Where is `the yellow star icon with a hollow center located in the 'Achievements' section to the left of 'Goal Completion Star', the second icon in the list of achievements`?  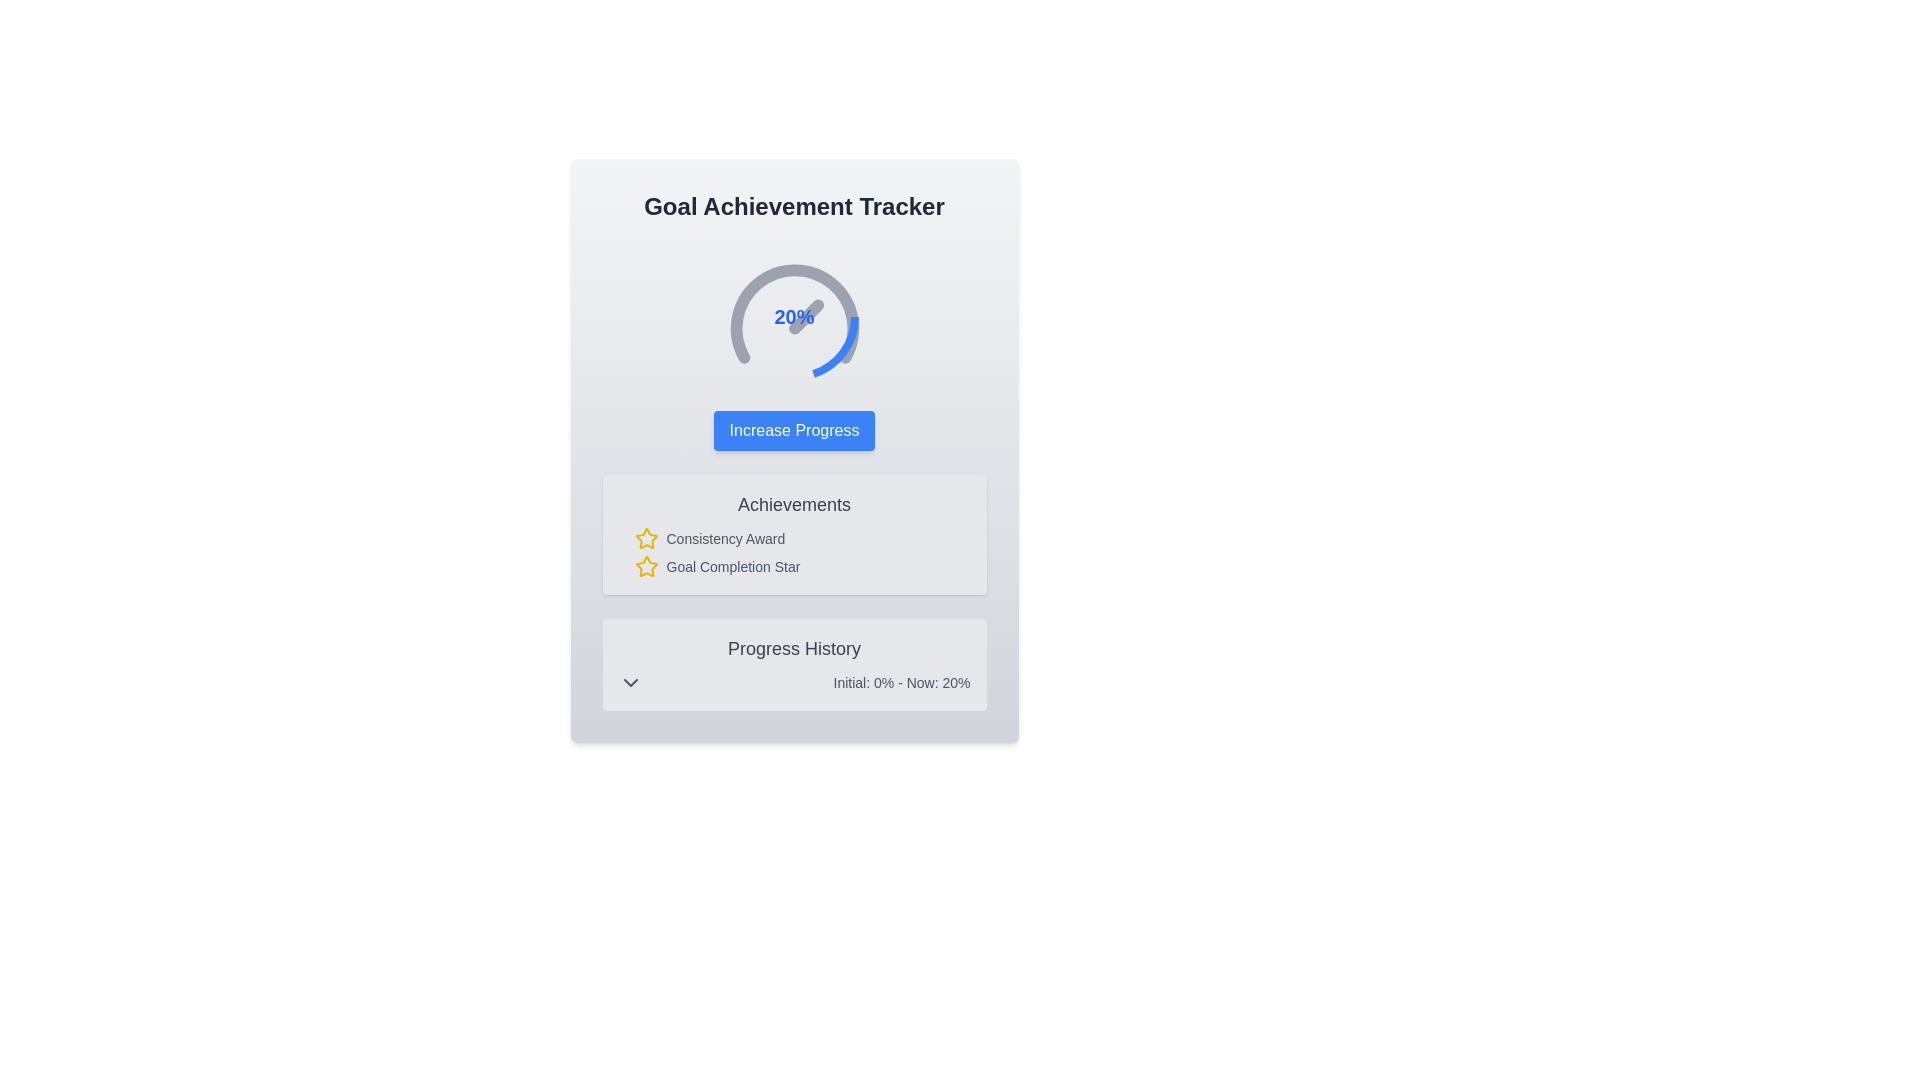 the yellow star icon with a hollow center located in the 'Achievements' section to the left of 'Goal Completion Star', the second icon in the list of achievements is located at coordinates (646, 567).